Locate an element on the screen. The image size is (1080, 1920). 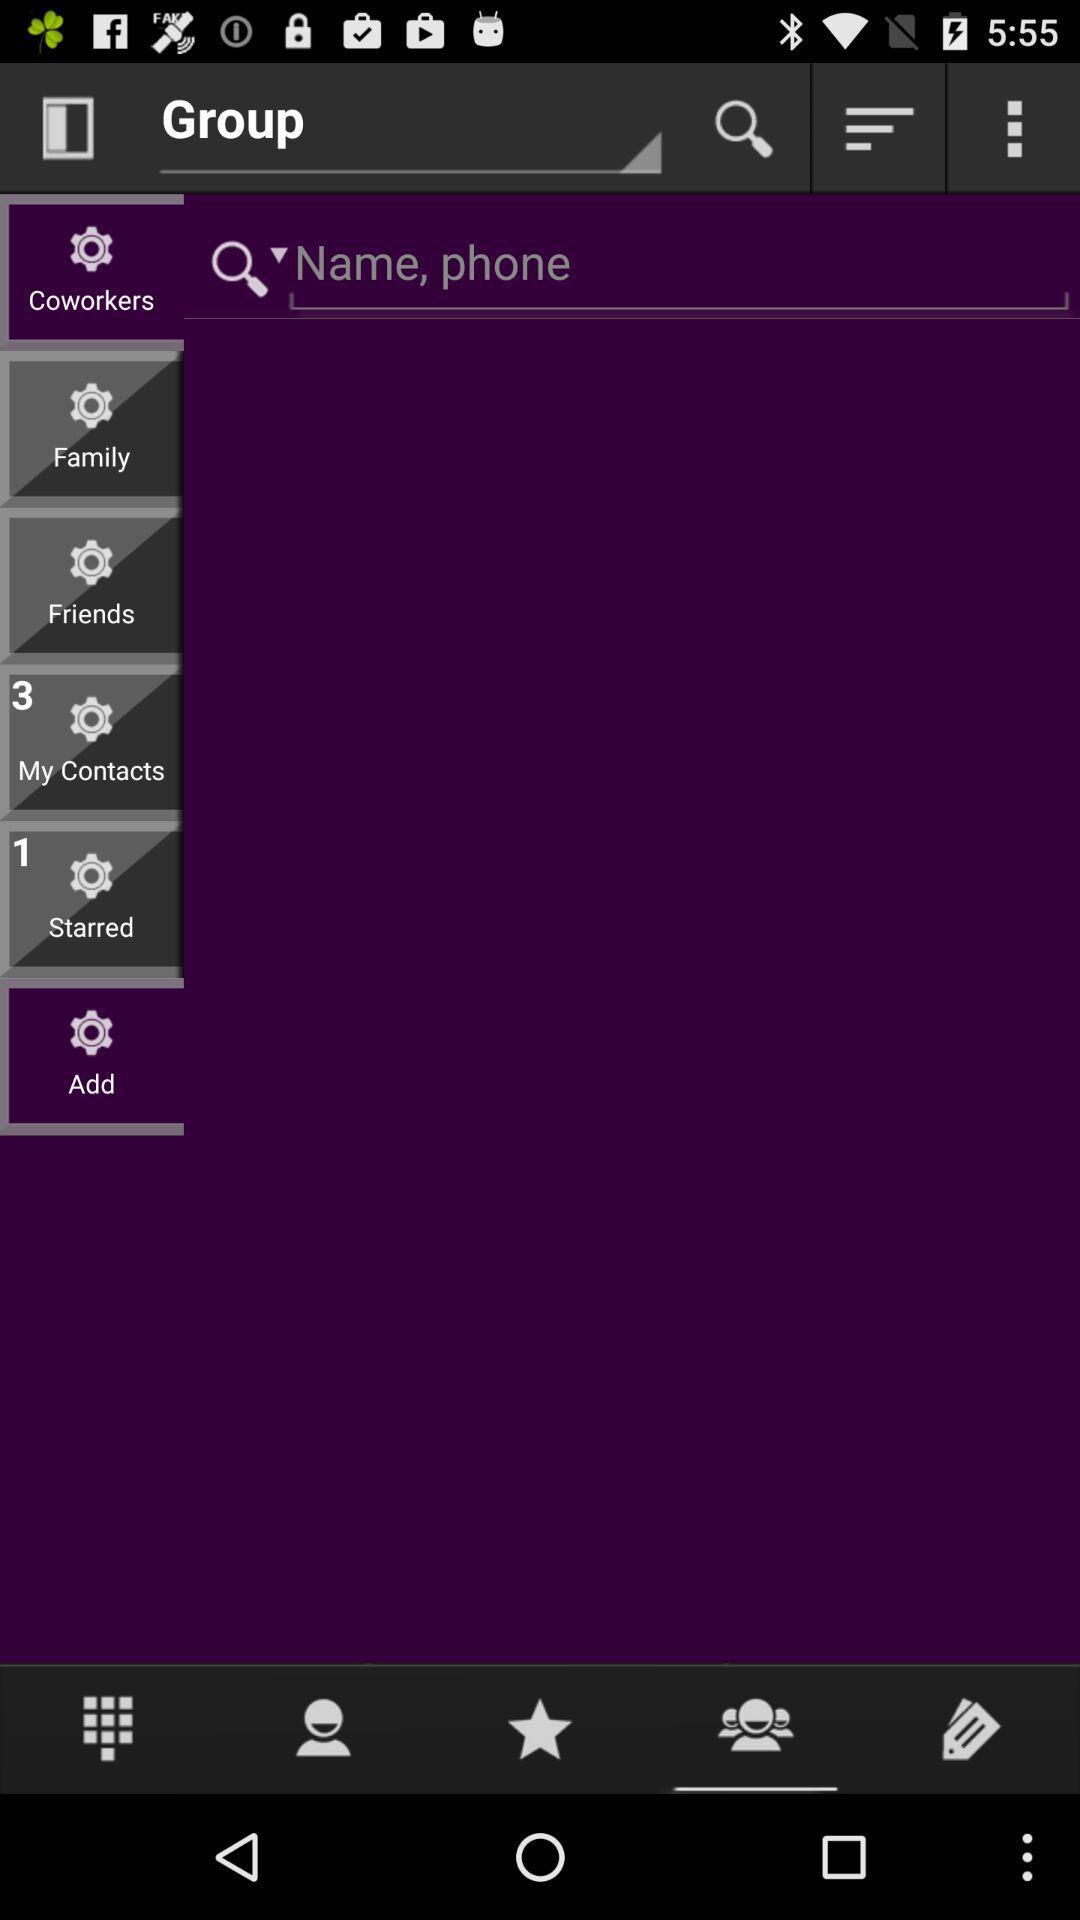
search dropdown is located at coordinates (240, 264).